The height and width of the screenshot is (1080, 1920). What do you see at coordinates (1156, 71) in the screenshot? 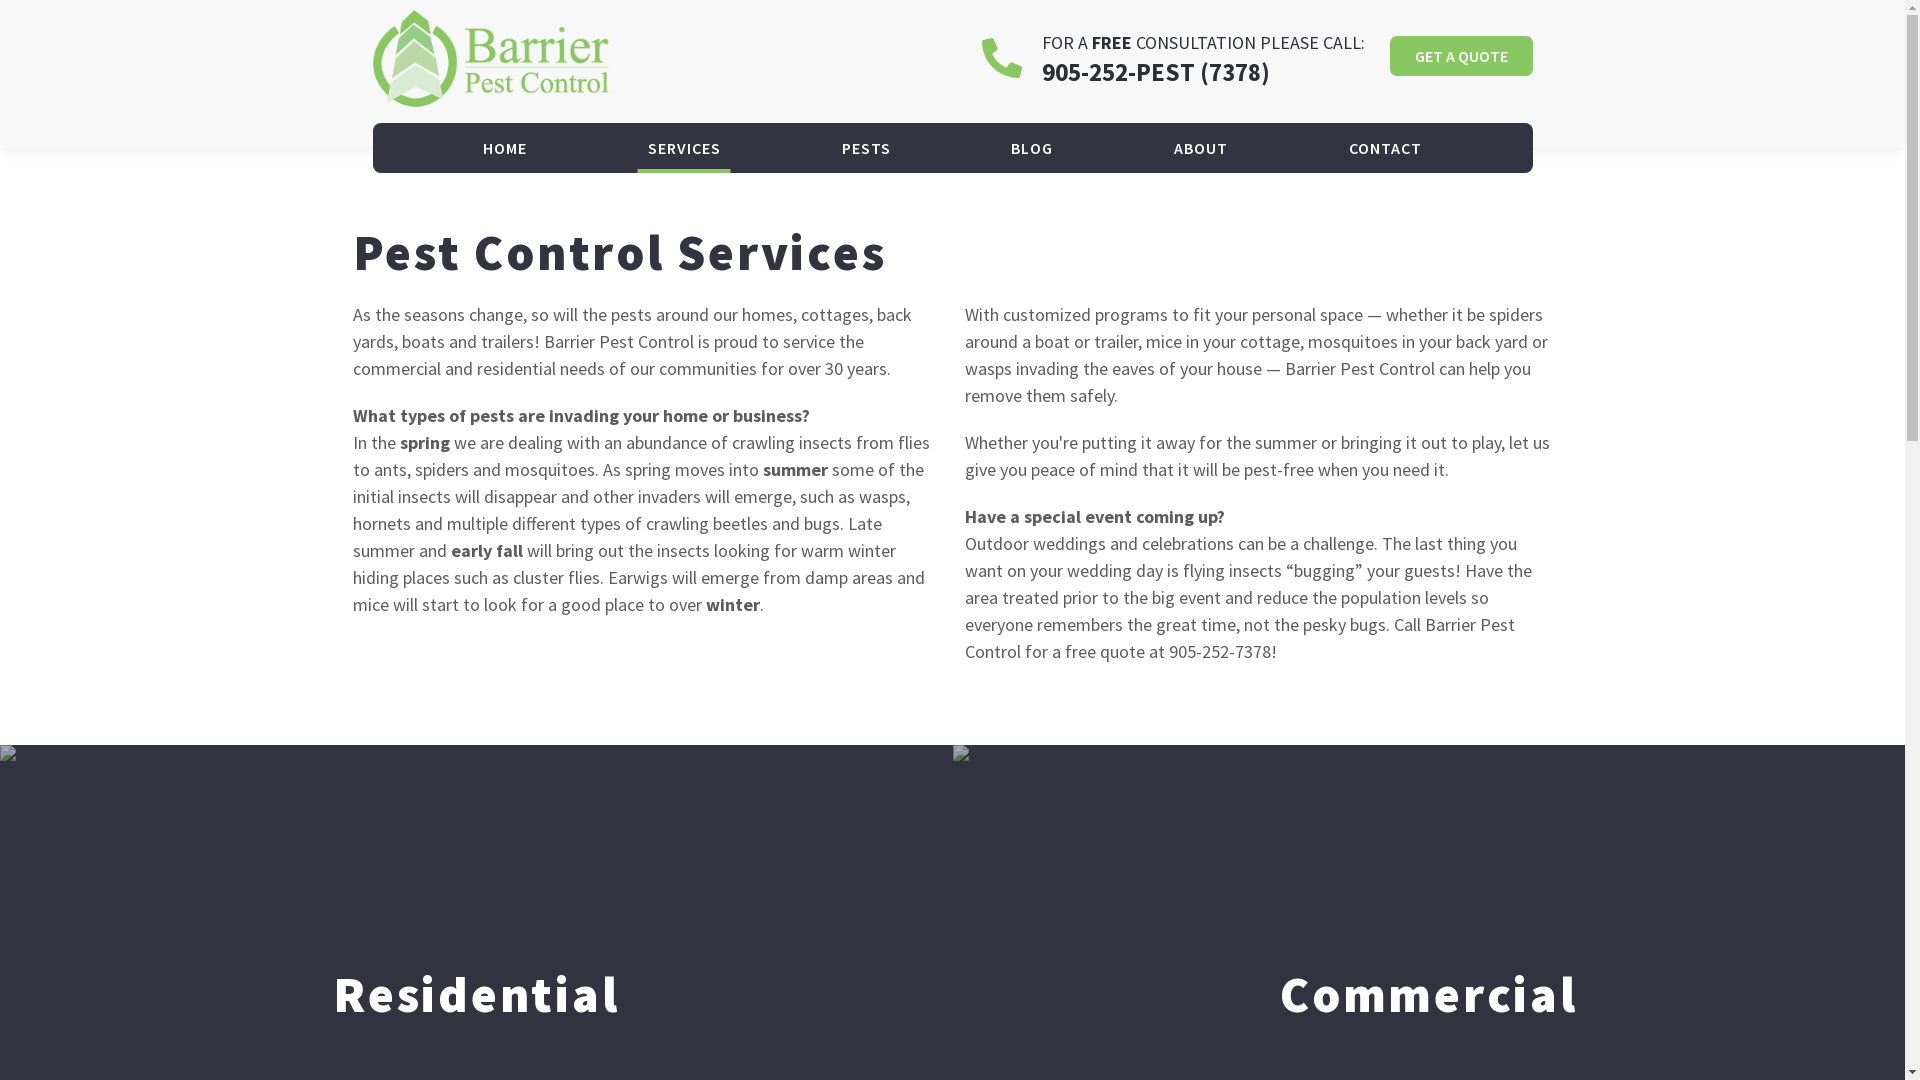
I see `'905-252-PEST (7378)'` at bounding box center [1156, 71].